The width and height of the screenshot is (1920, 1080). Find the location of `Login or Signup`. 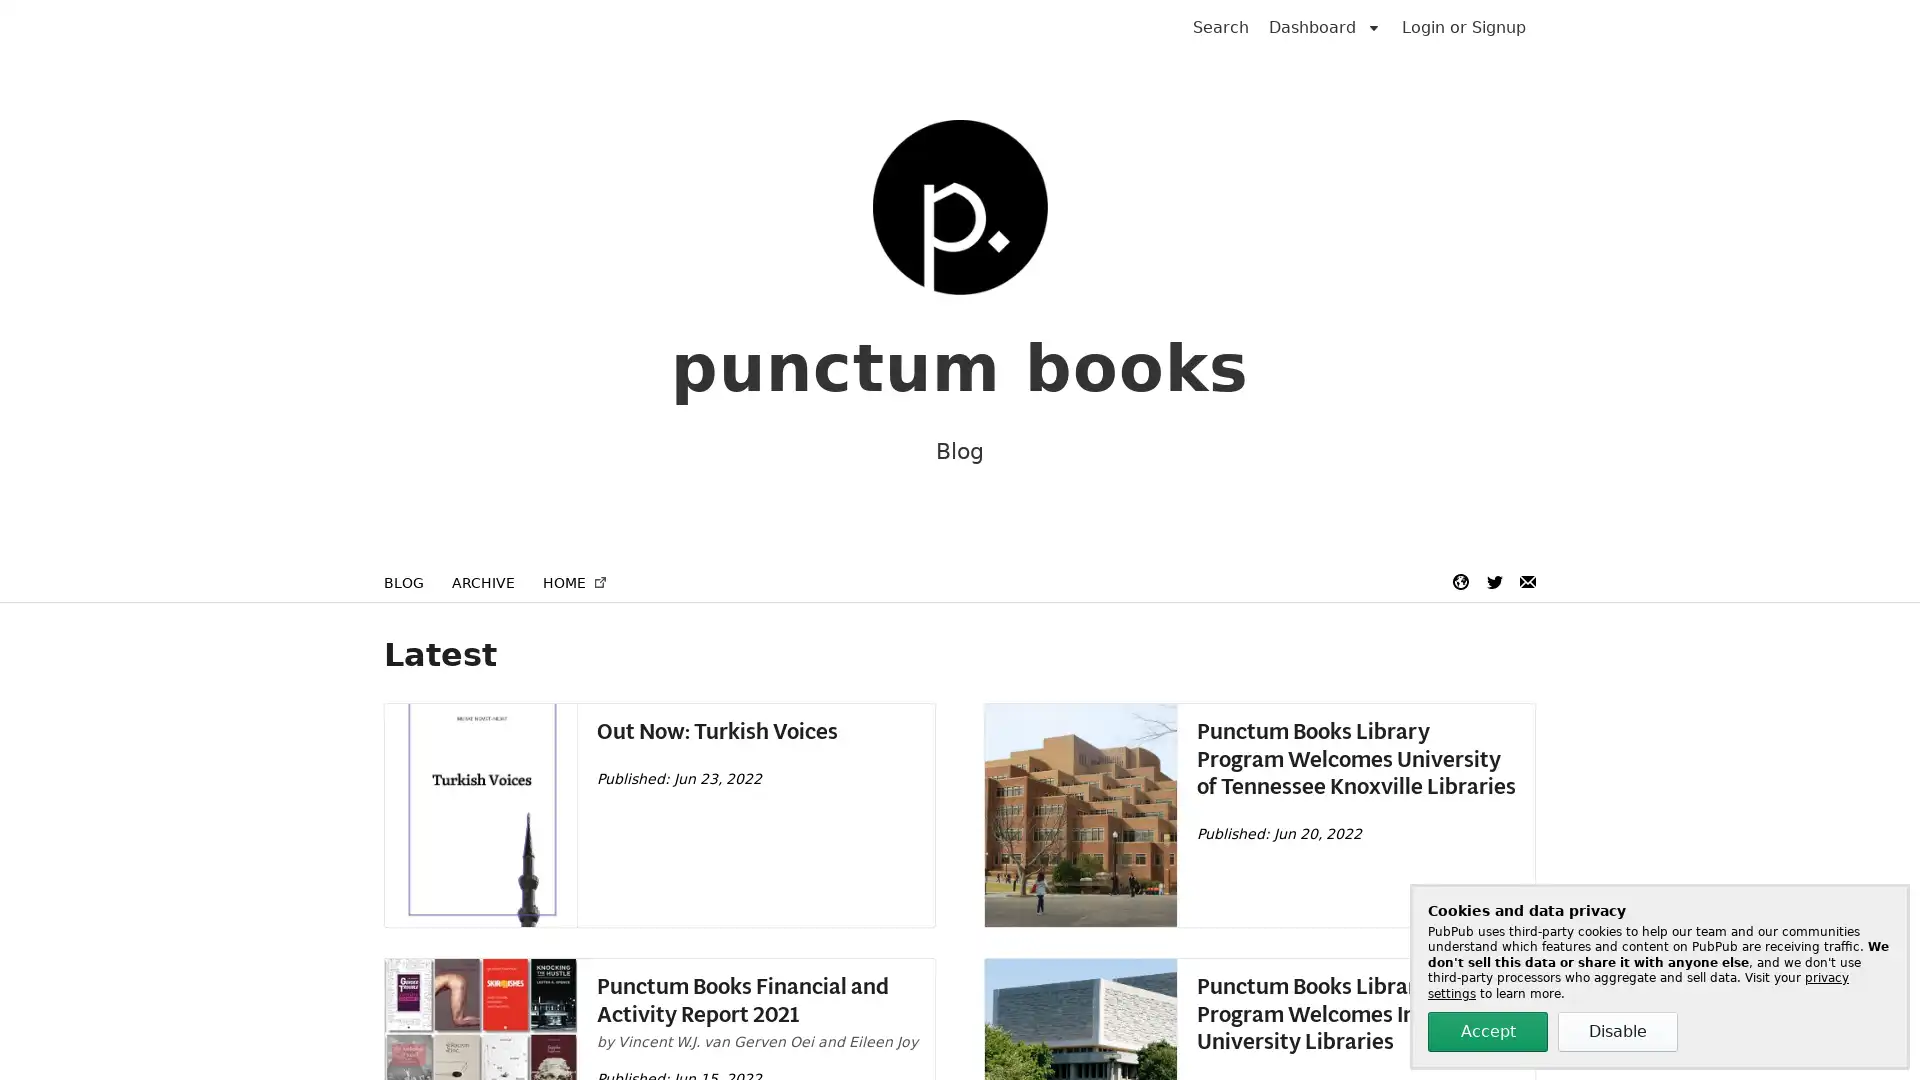

Login or Signup is located at coordinates (1464, 27).